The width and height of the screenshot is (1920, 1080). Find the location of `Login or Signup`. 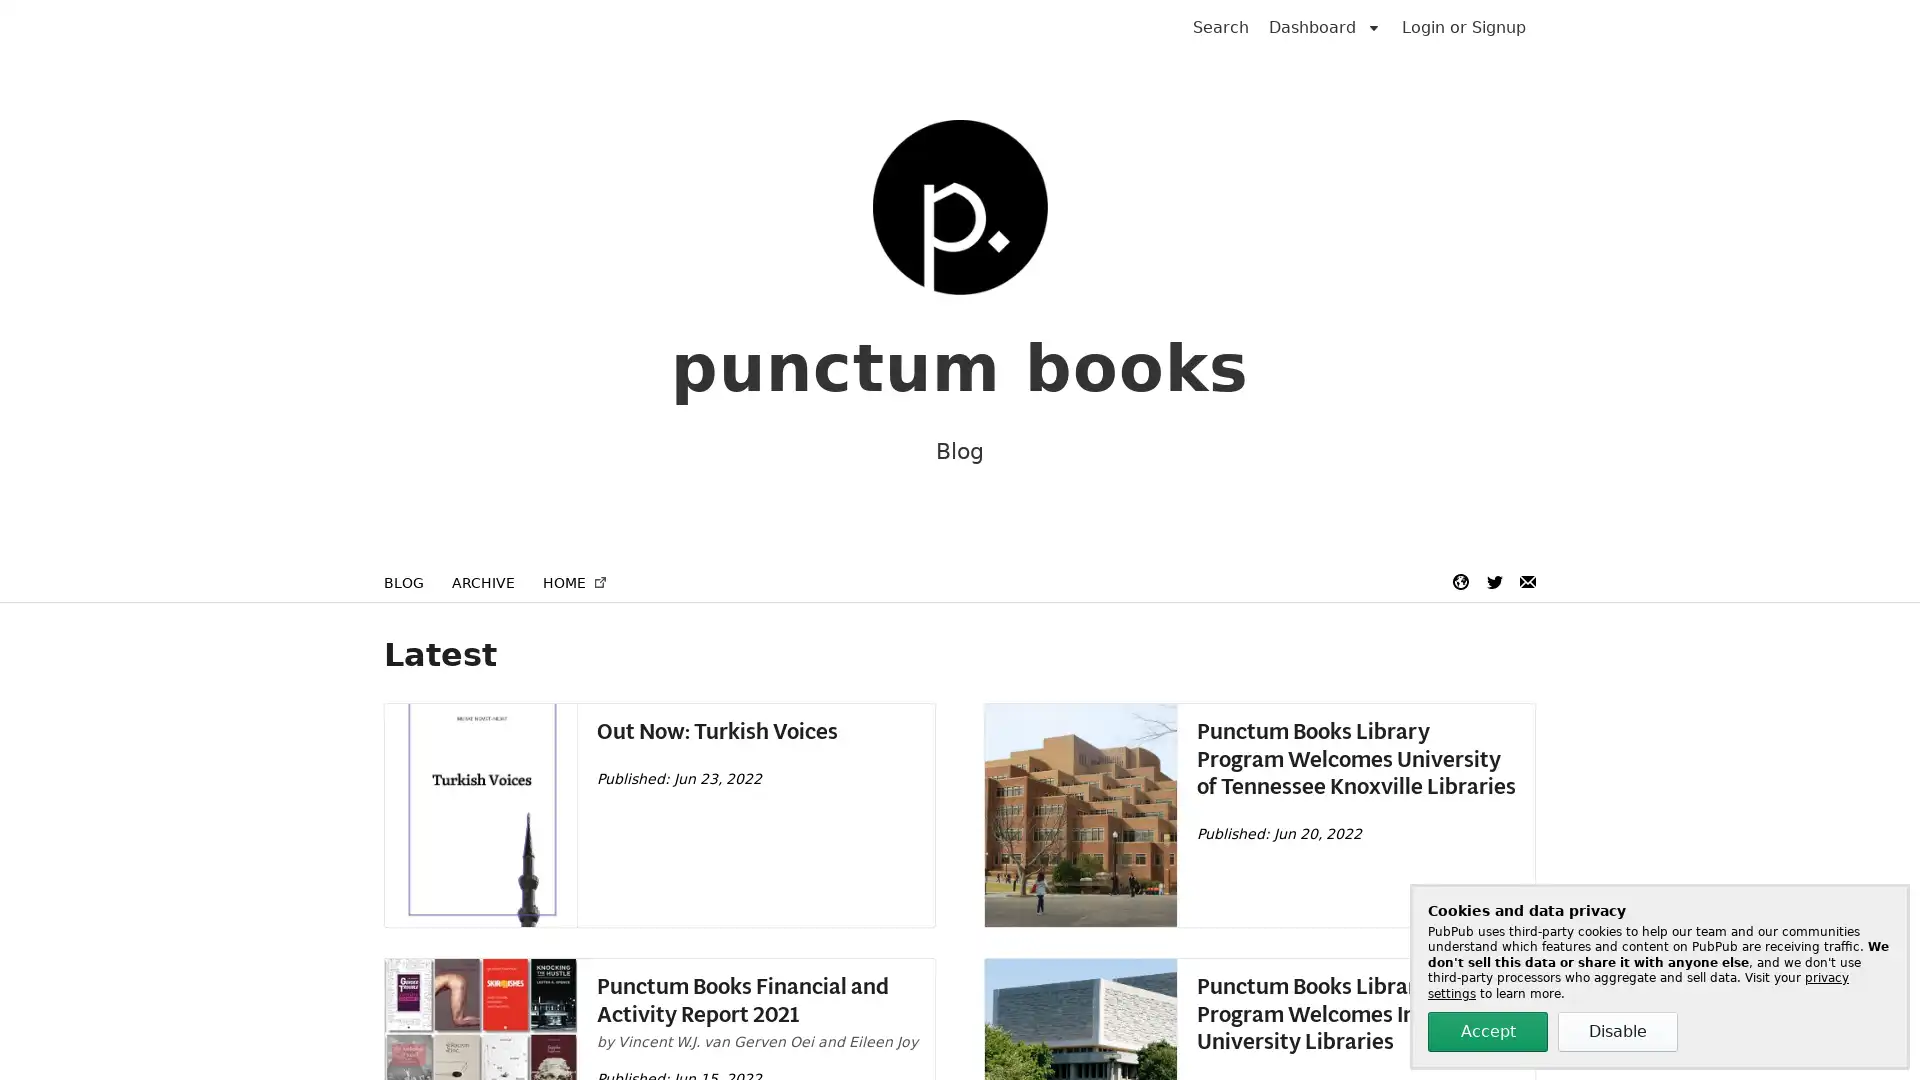

Login or Signup is located at coordinates (1464, 27).